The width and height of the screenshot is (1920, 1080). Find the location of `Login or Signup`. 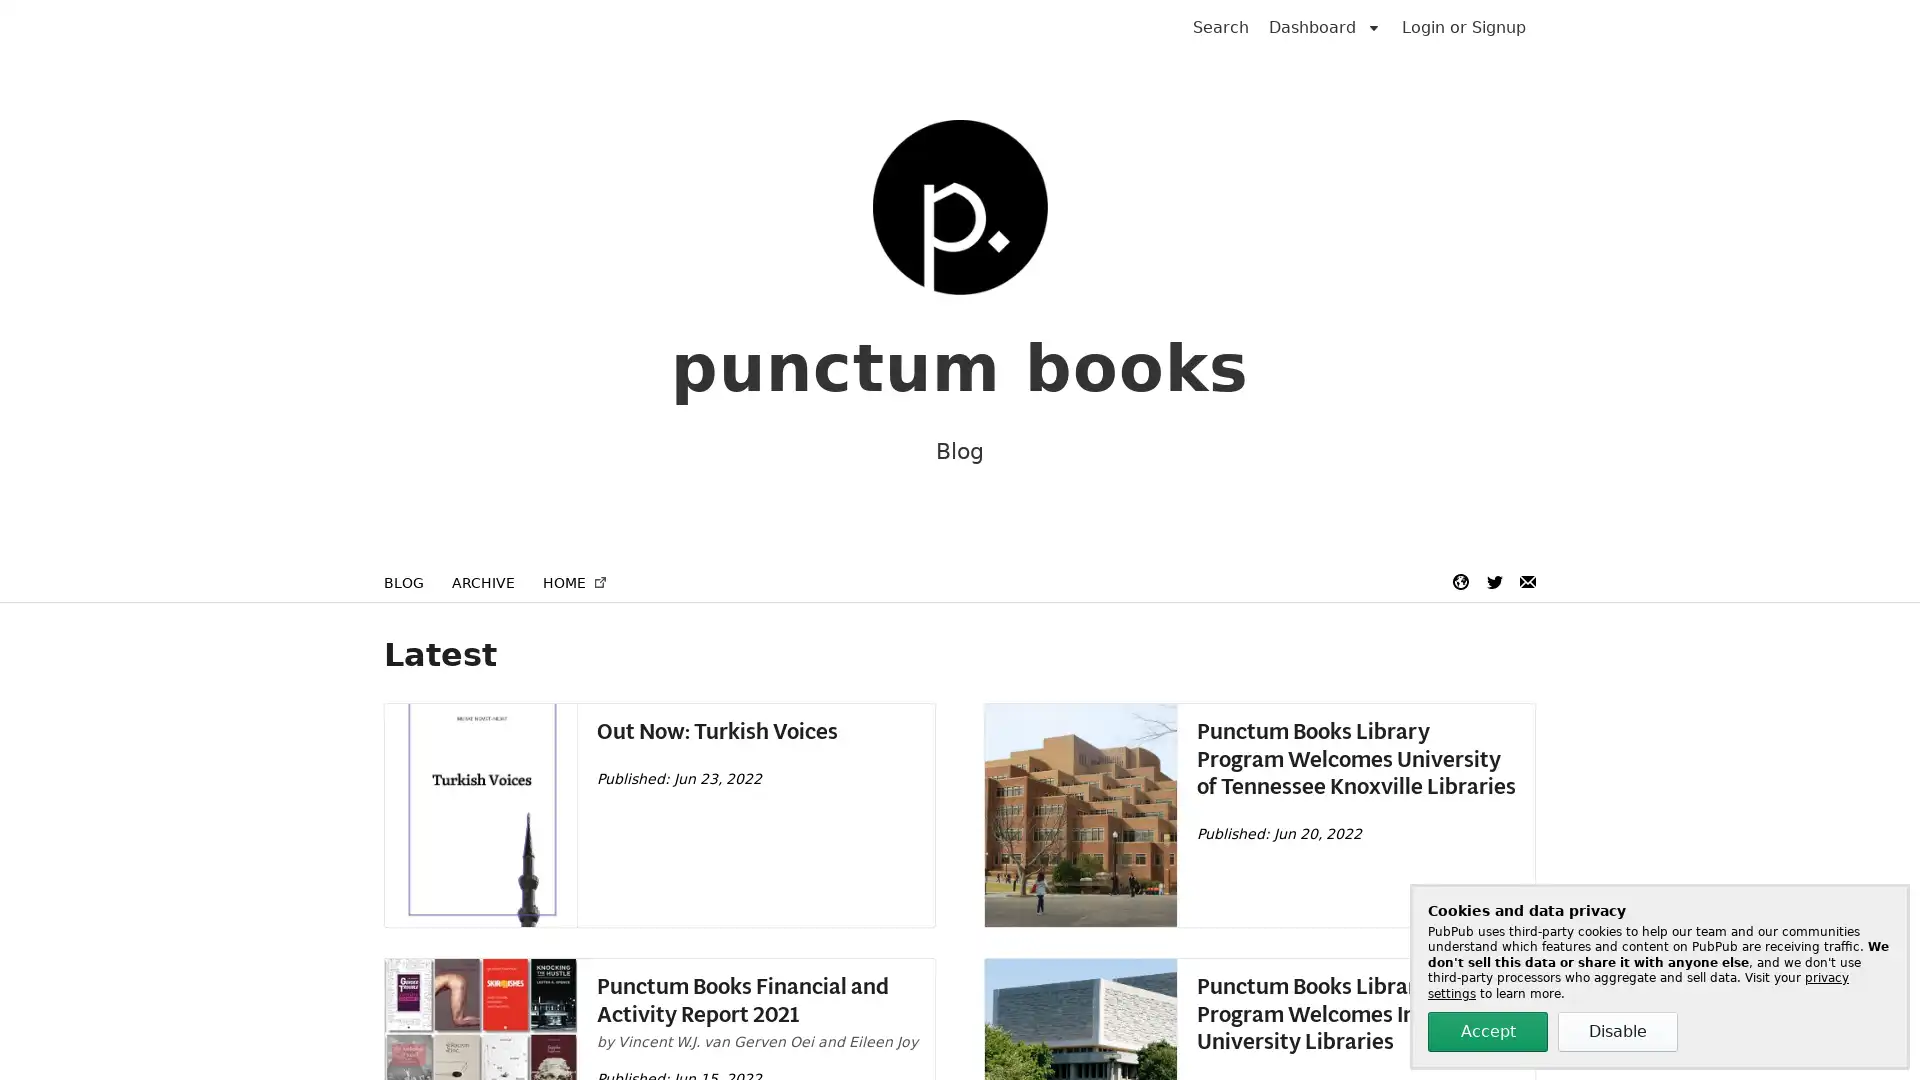

Login or Signup is located at coordinates (1464, 27).